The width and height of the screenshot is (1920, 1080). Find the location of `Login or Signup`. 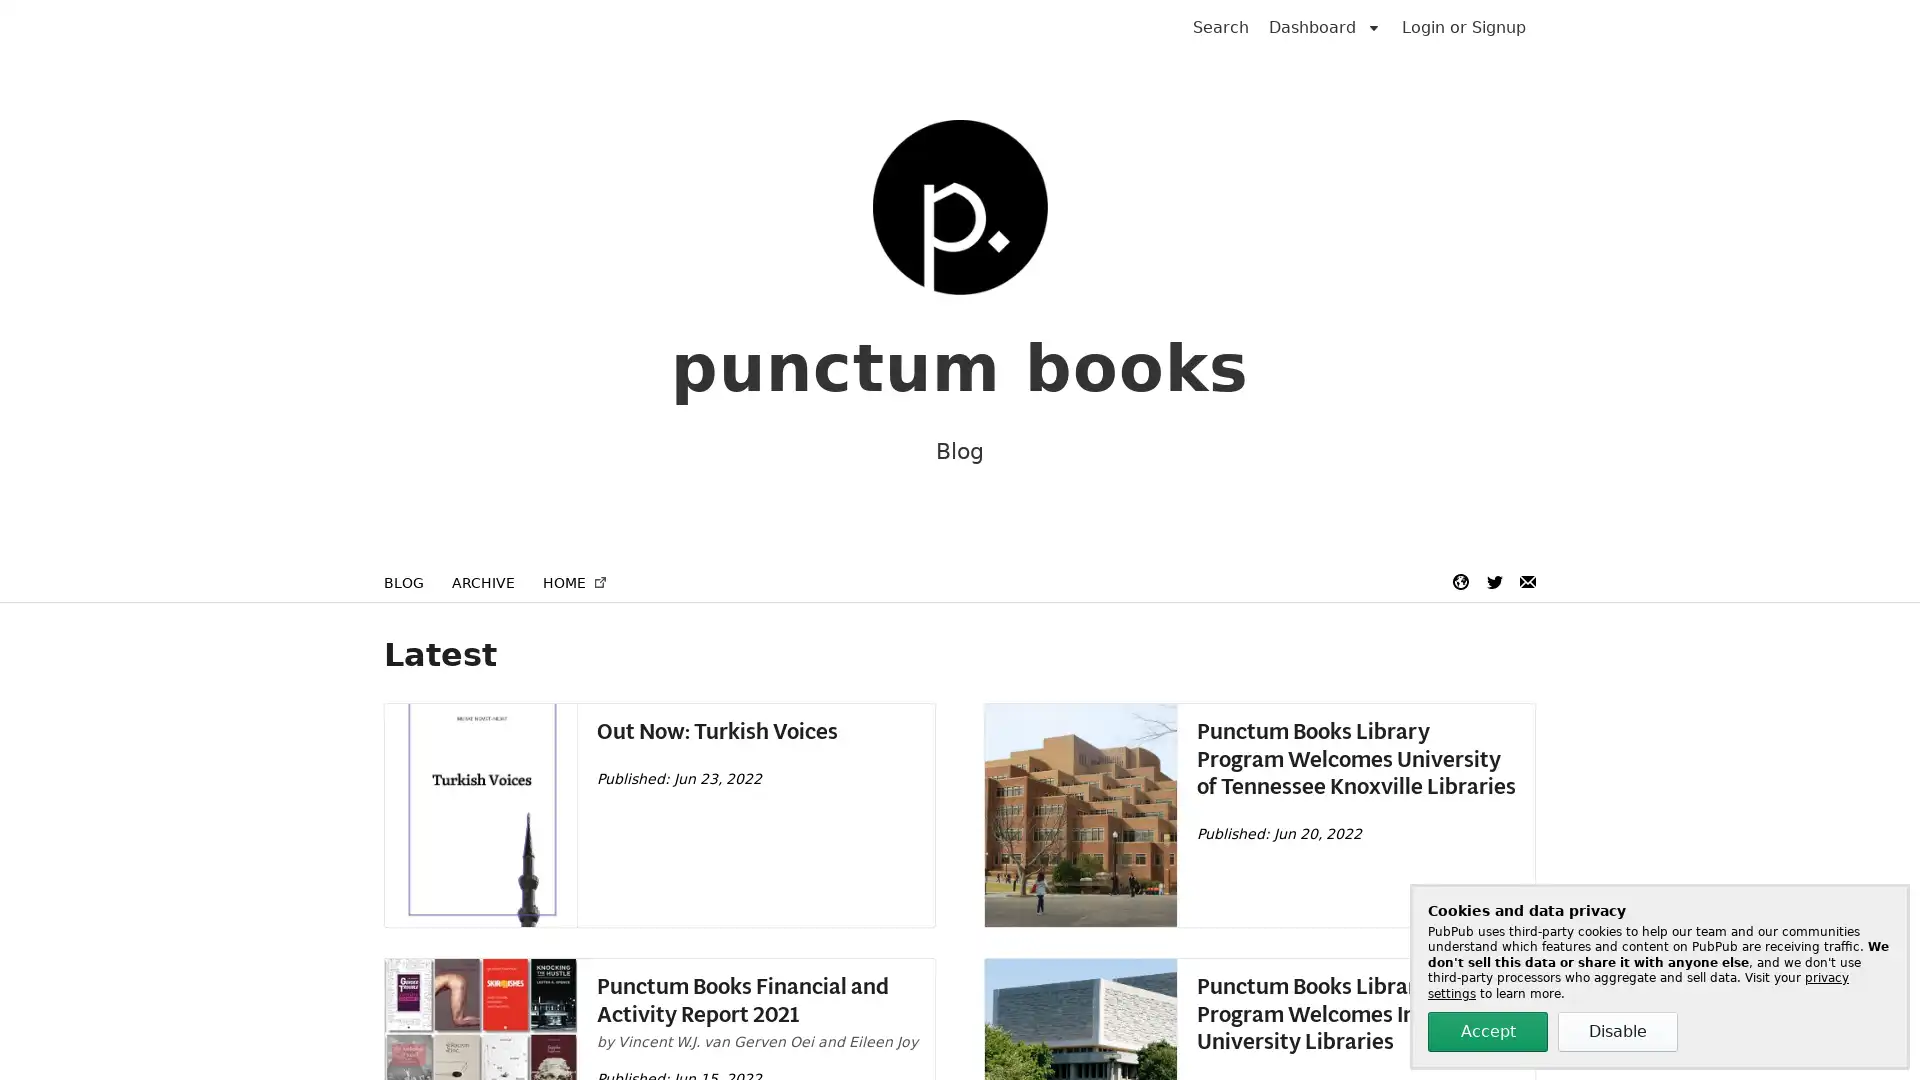

Login or Signup is located at coordinates (1464, 27).